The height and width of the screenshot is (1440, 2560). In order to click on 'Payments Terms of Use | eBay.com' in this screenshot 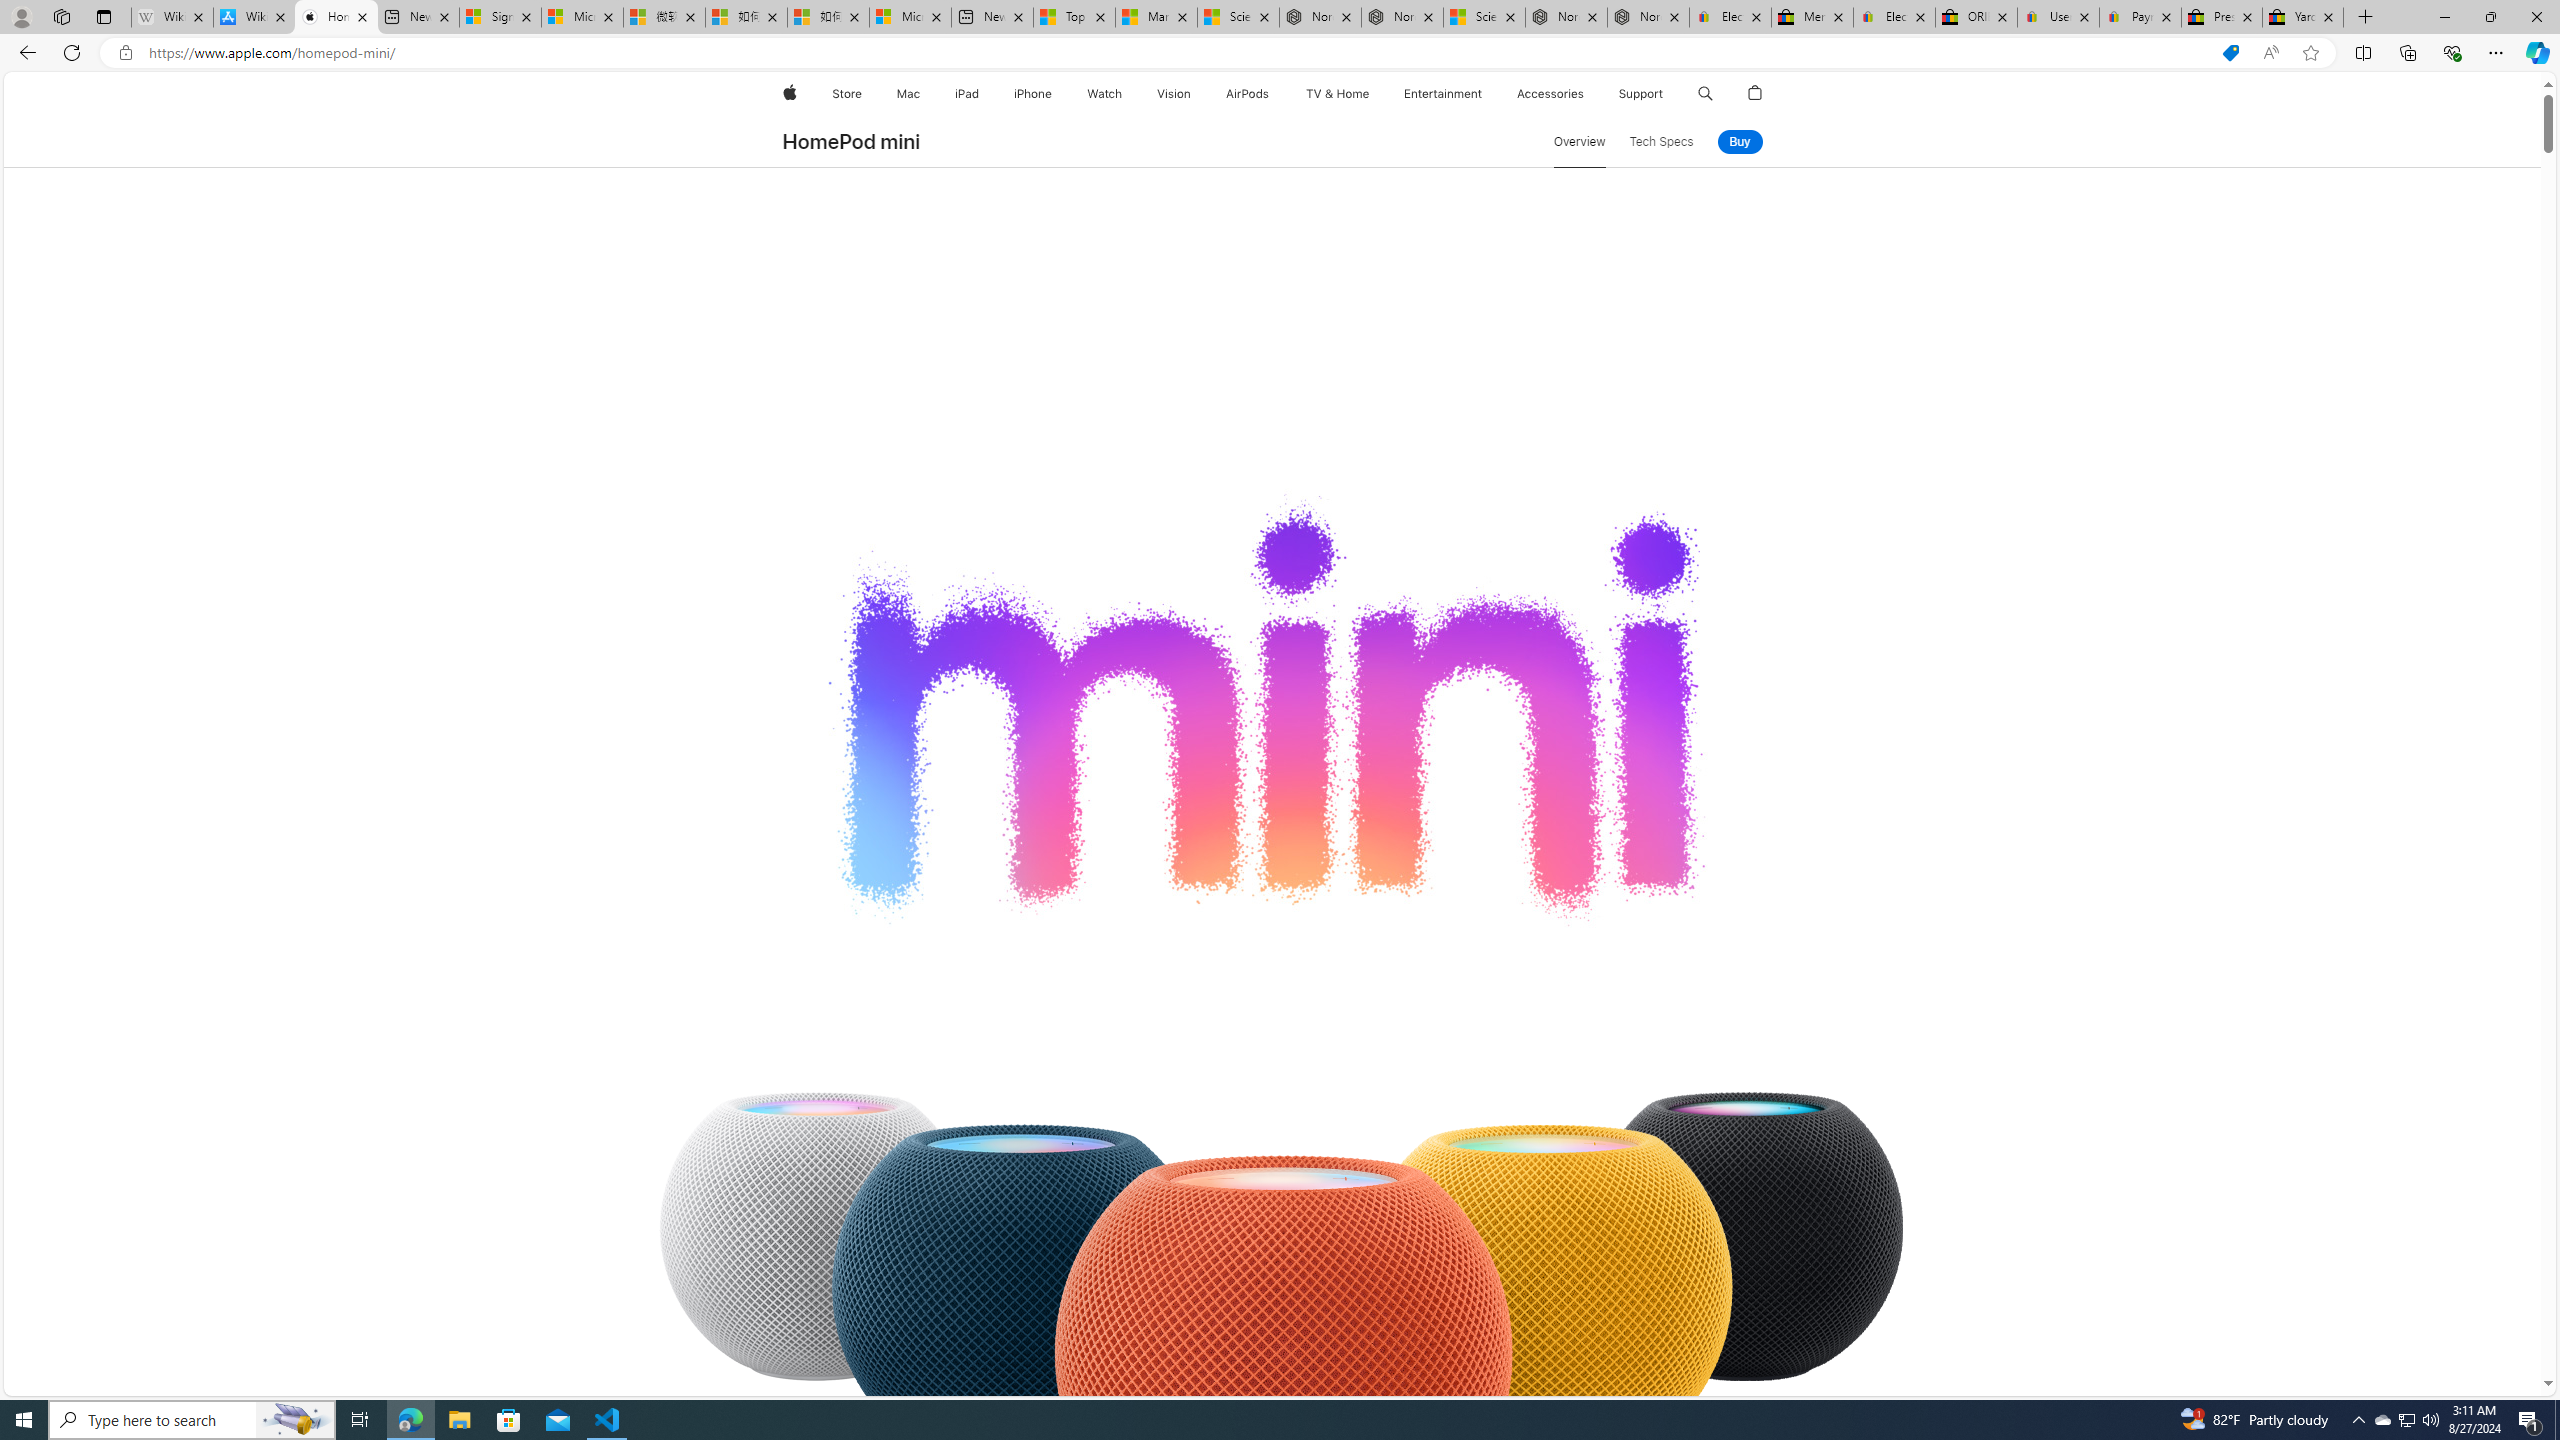, I will do `click(2140, 16)`.